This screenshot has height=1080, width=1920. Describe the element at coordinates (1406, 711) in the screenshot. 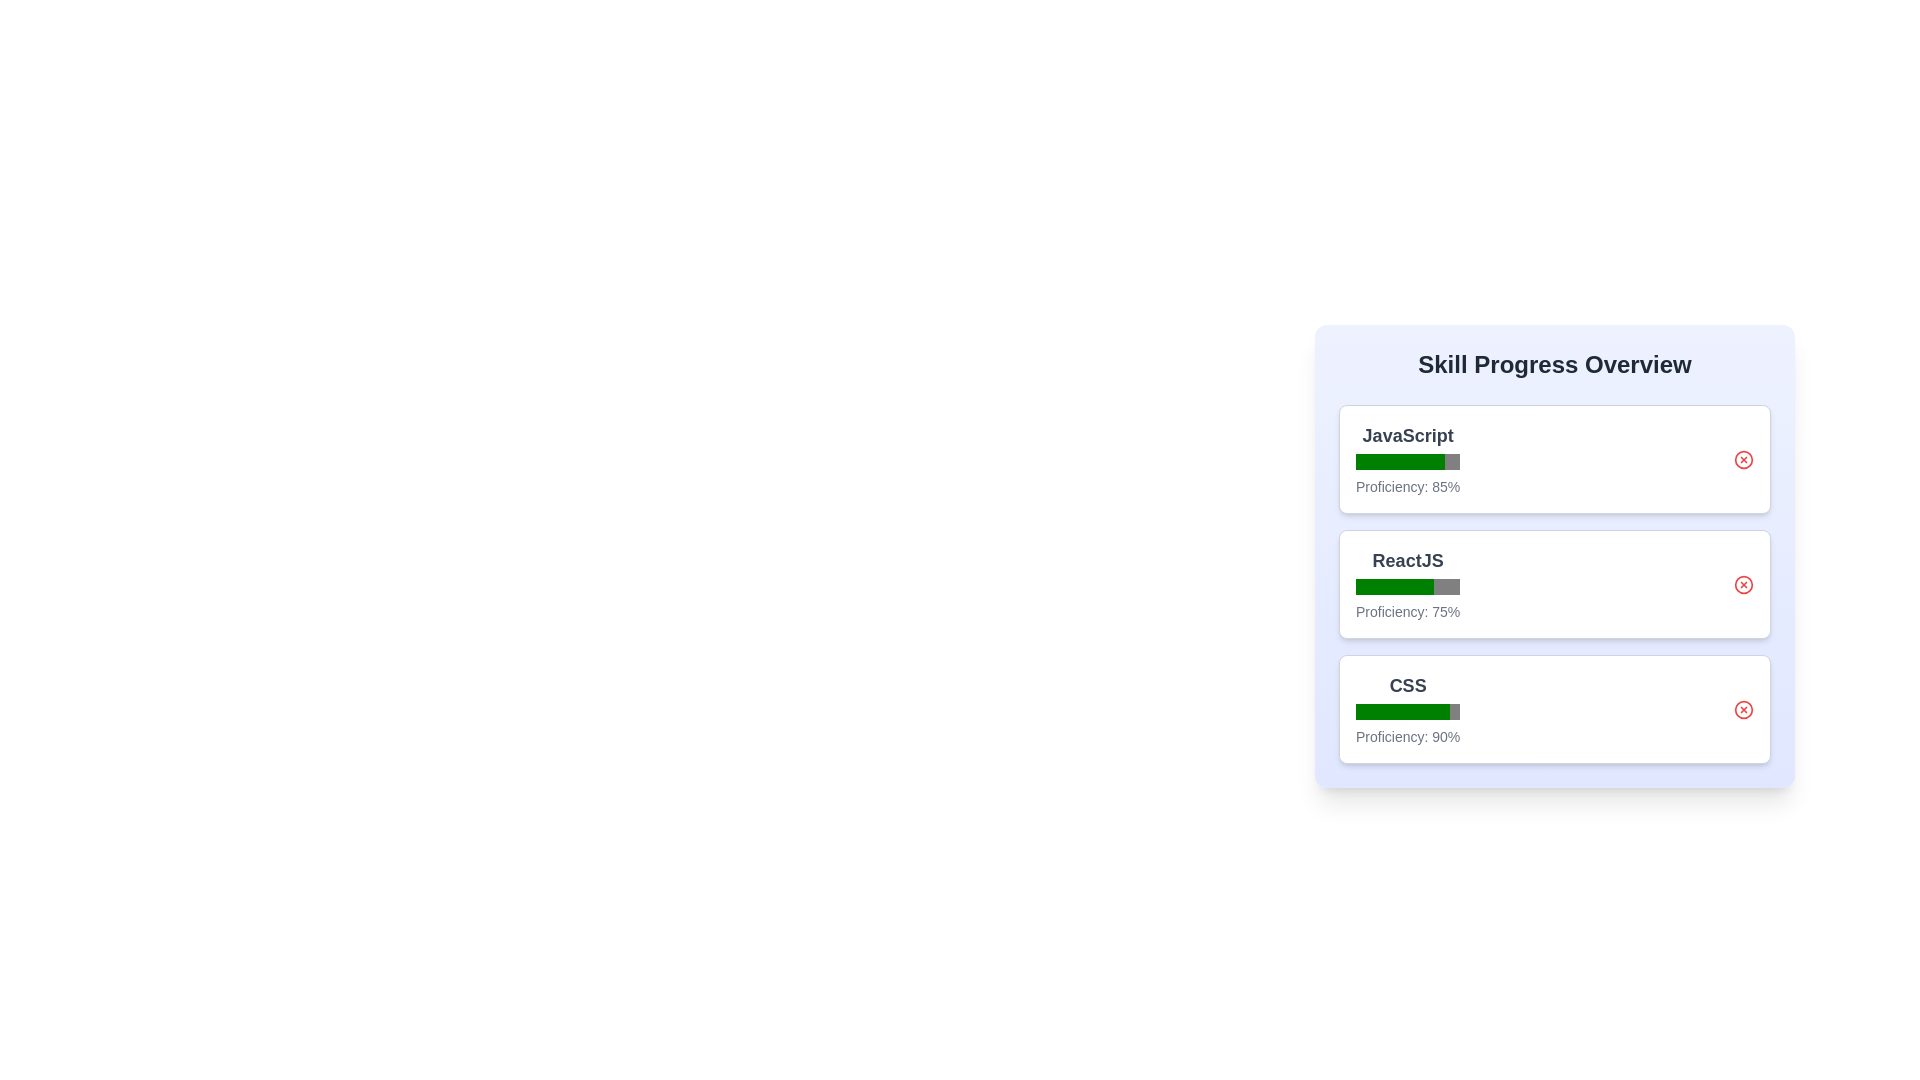

I see `the progress bar for CSS to view its proficiency` at that location.